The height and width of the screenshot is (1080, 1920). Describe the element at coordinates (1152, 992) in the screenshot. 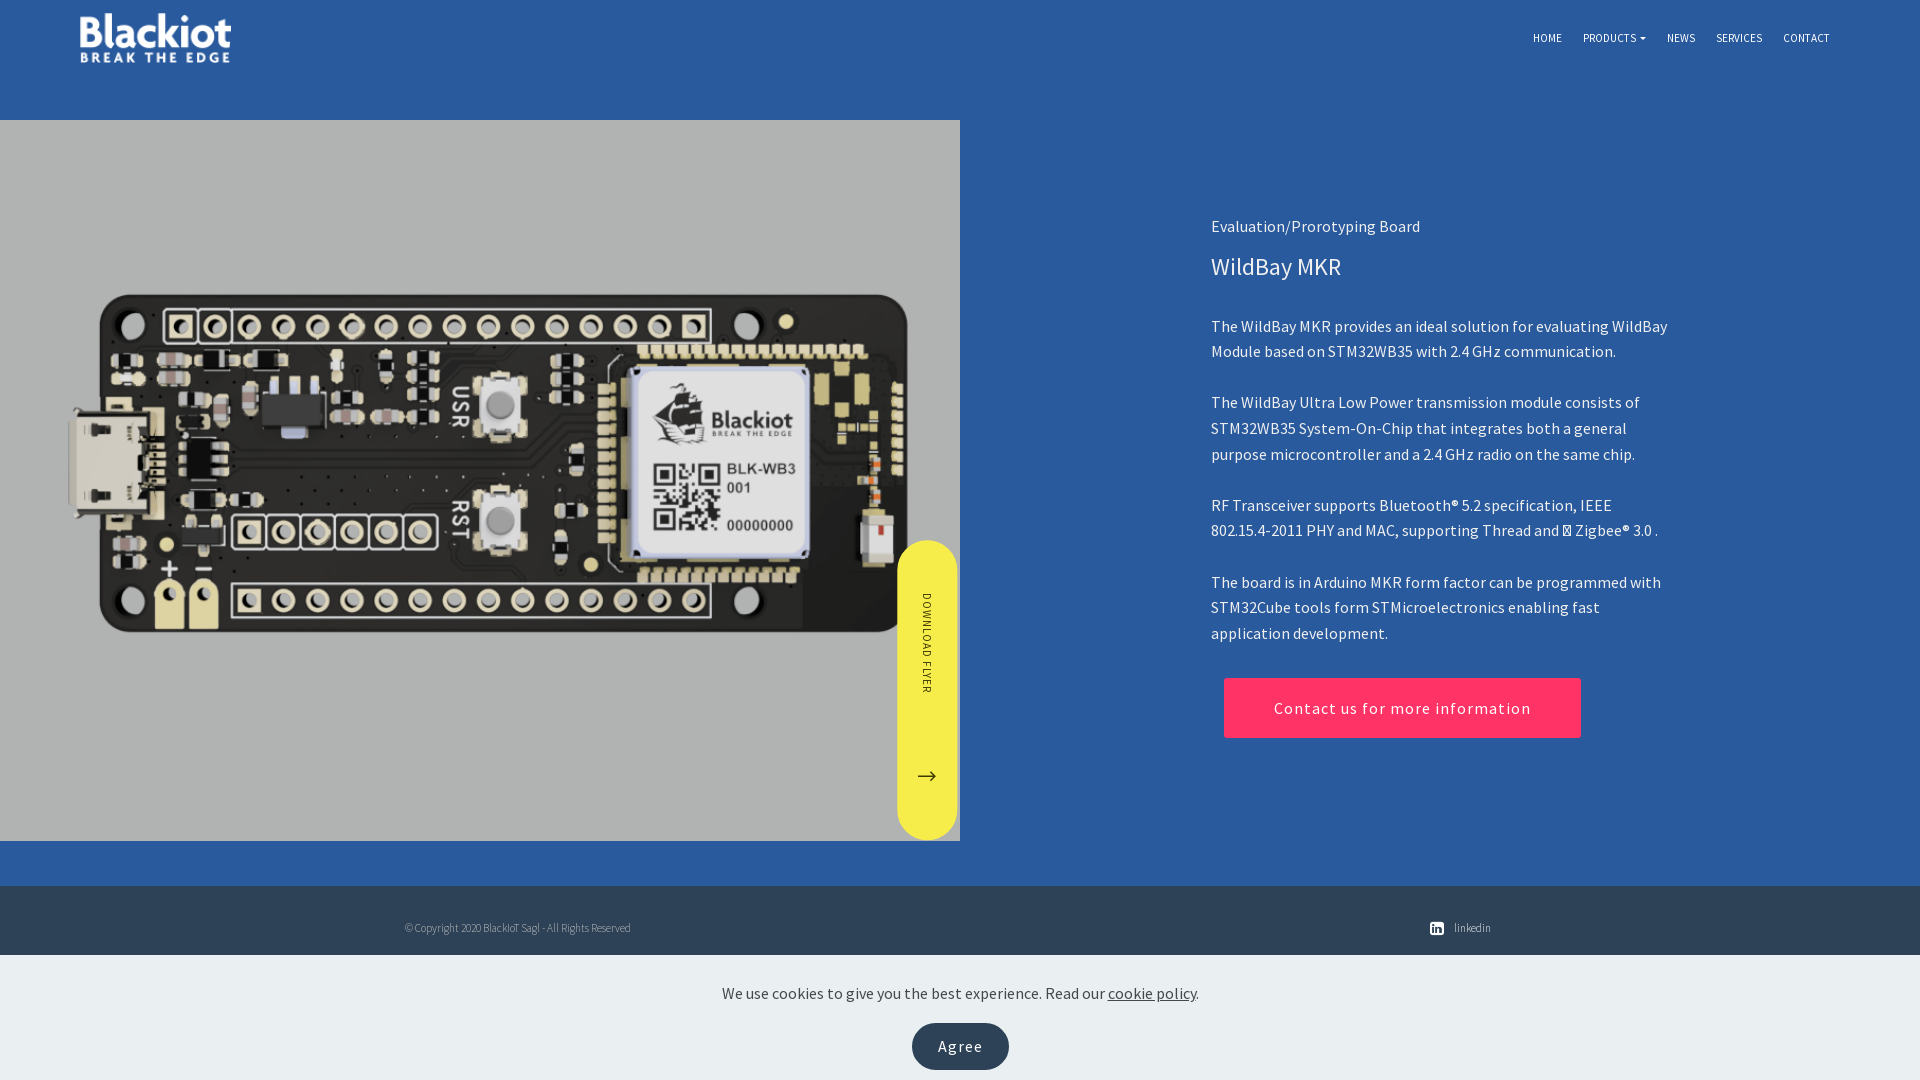

I see `'cookie policy'` at that location.